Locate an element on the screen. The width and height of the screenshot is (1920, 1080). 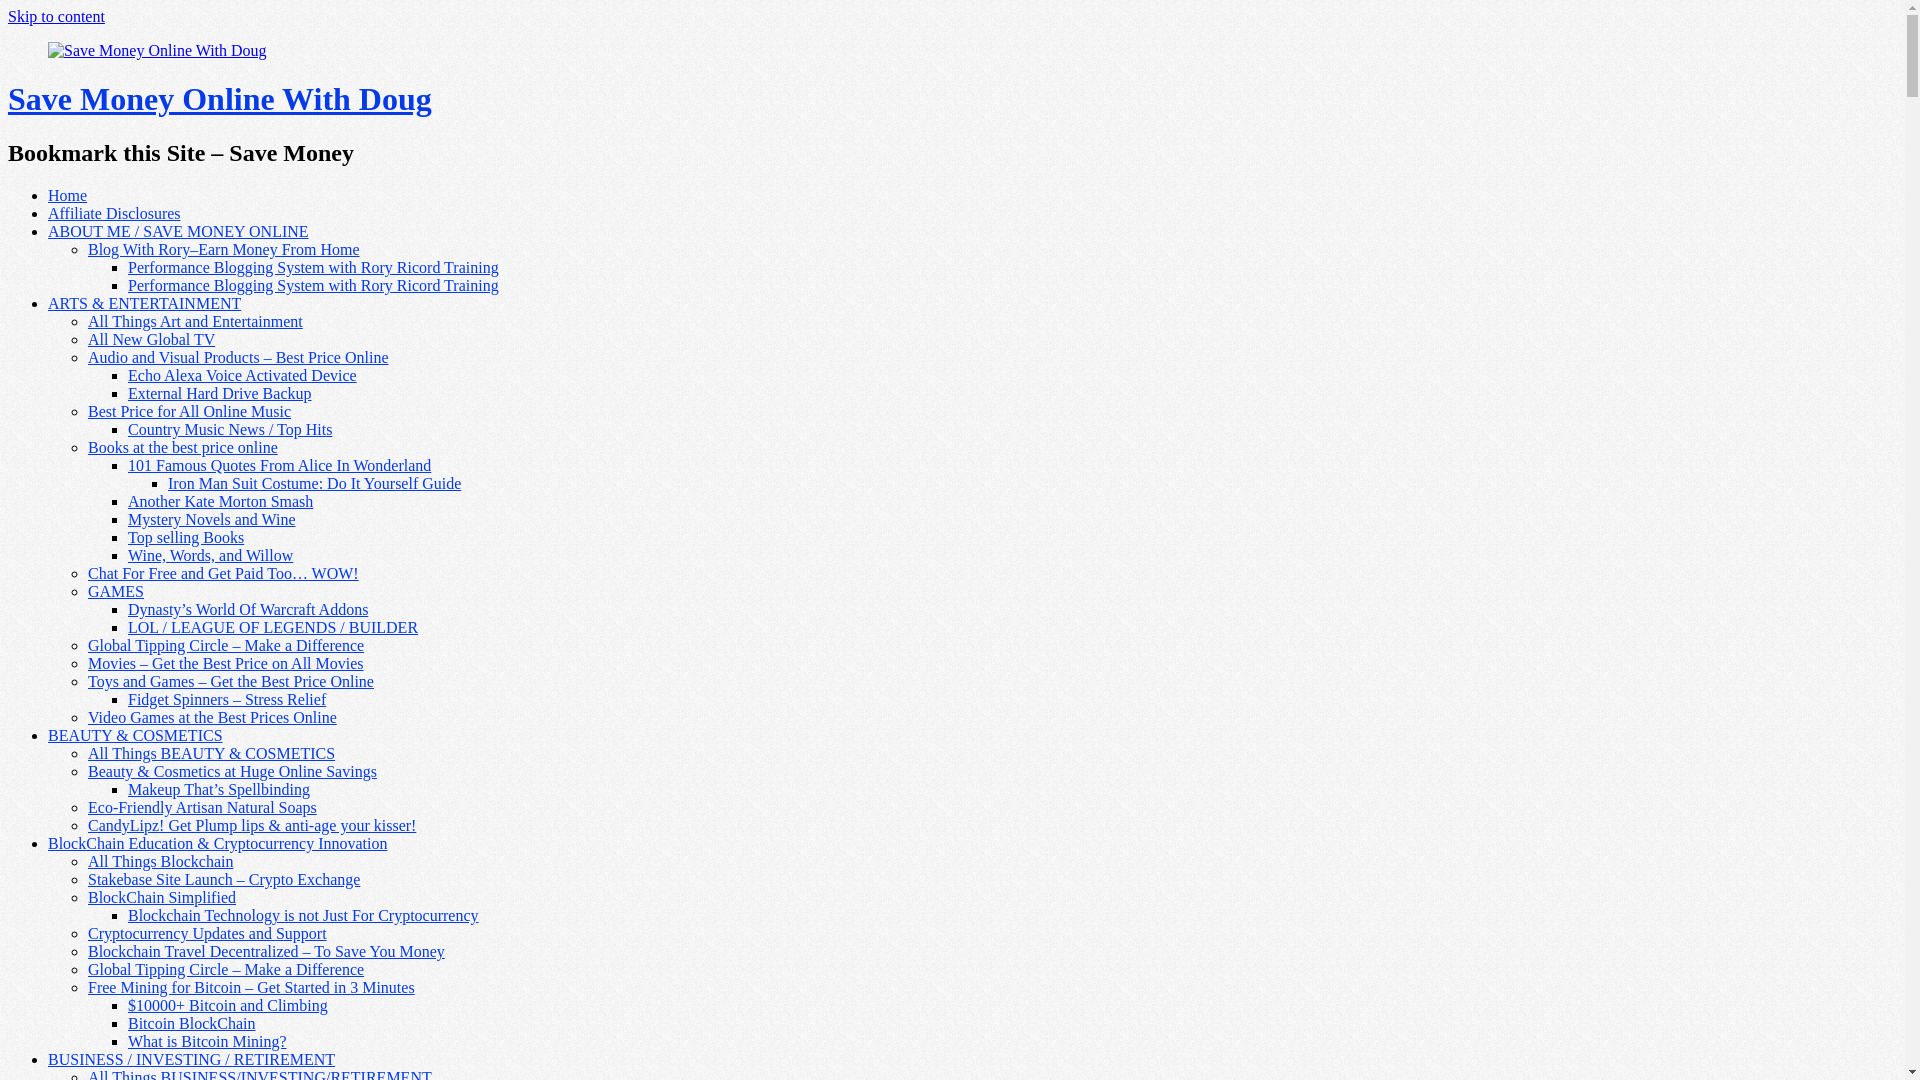
'All Things Art and Entertainment' is located at coordinates (195, 320).